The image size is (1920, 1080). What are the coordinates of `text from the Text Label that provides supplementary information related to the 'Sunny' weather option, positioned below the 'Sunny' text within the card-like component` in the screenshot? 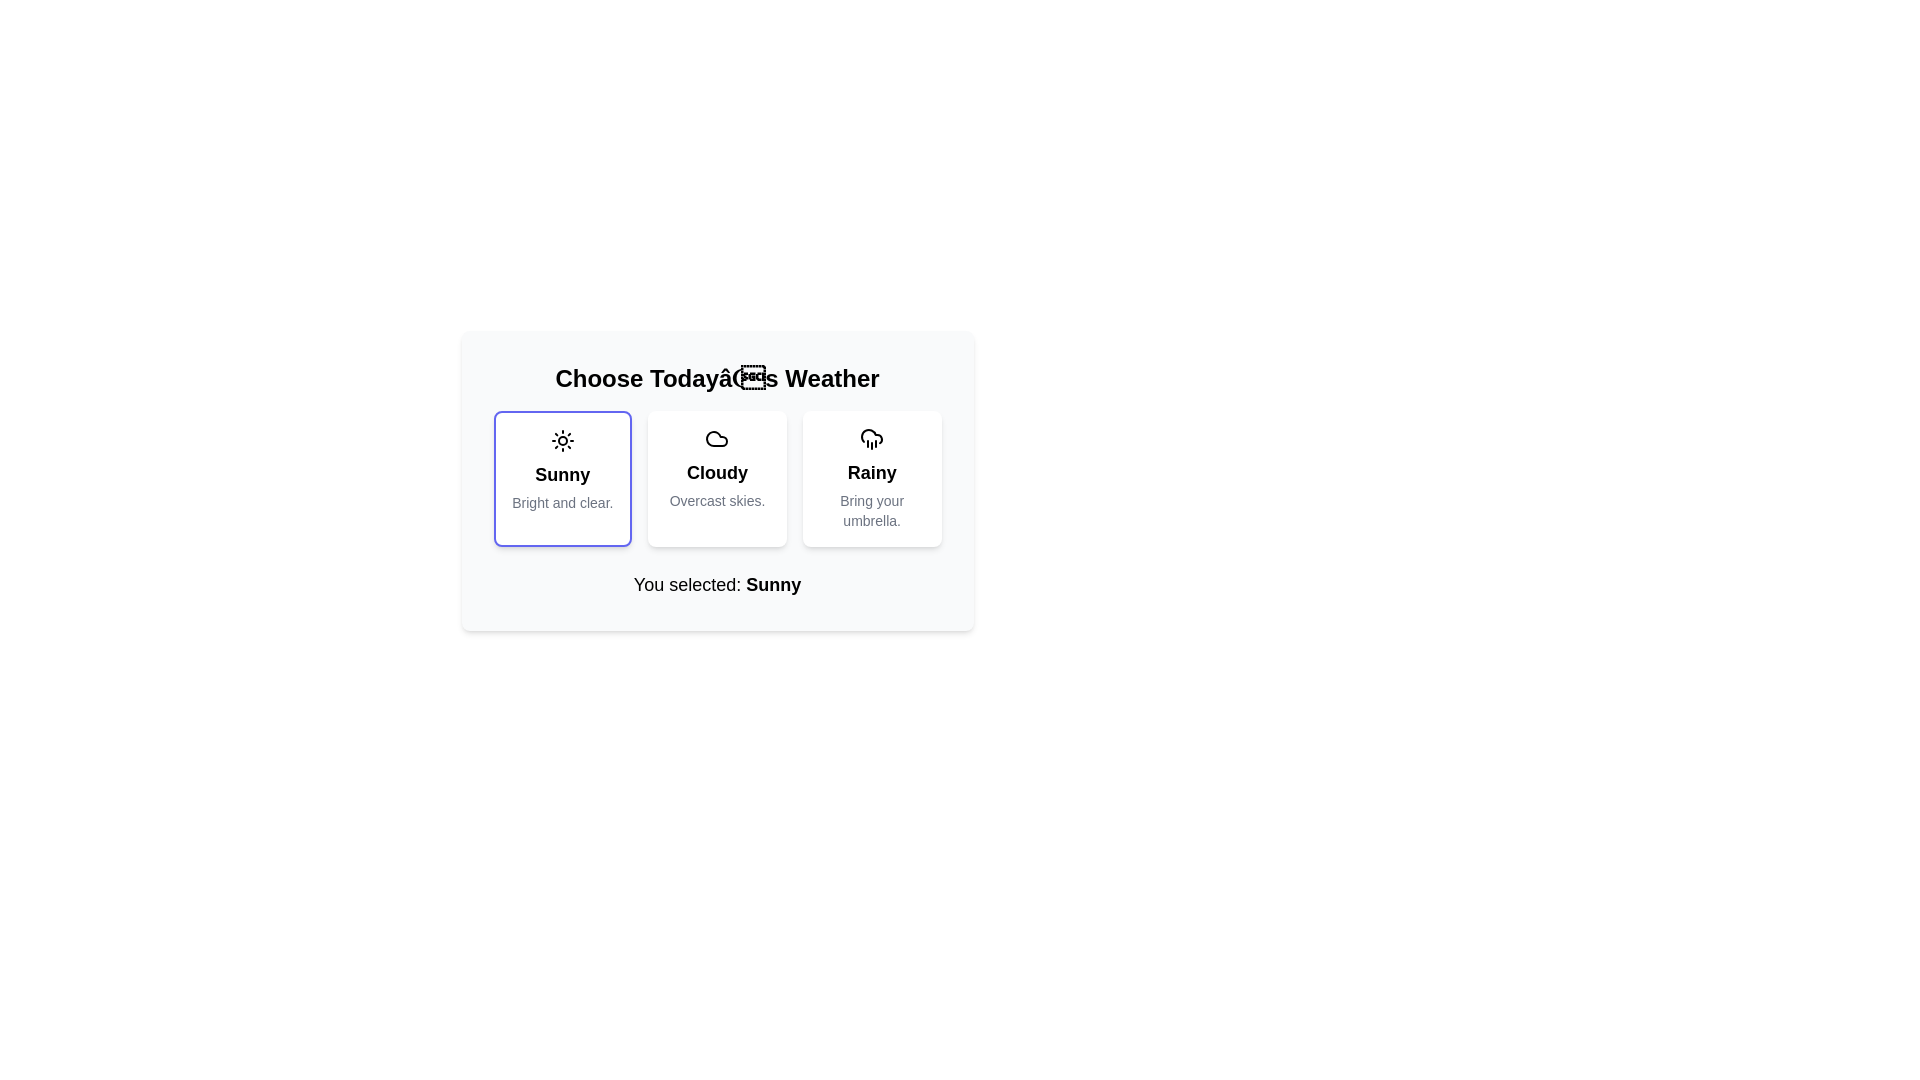 It's located at (561, 501).